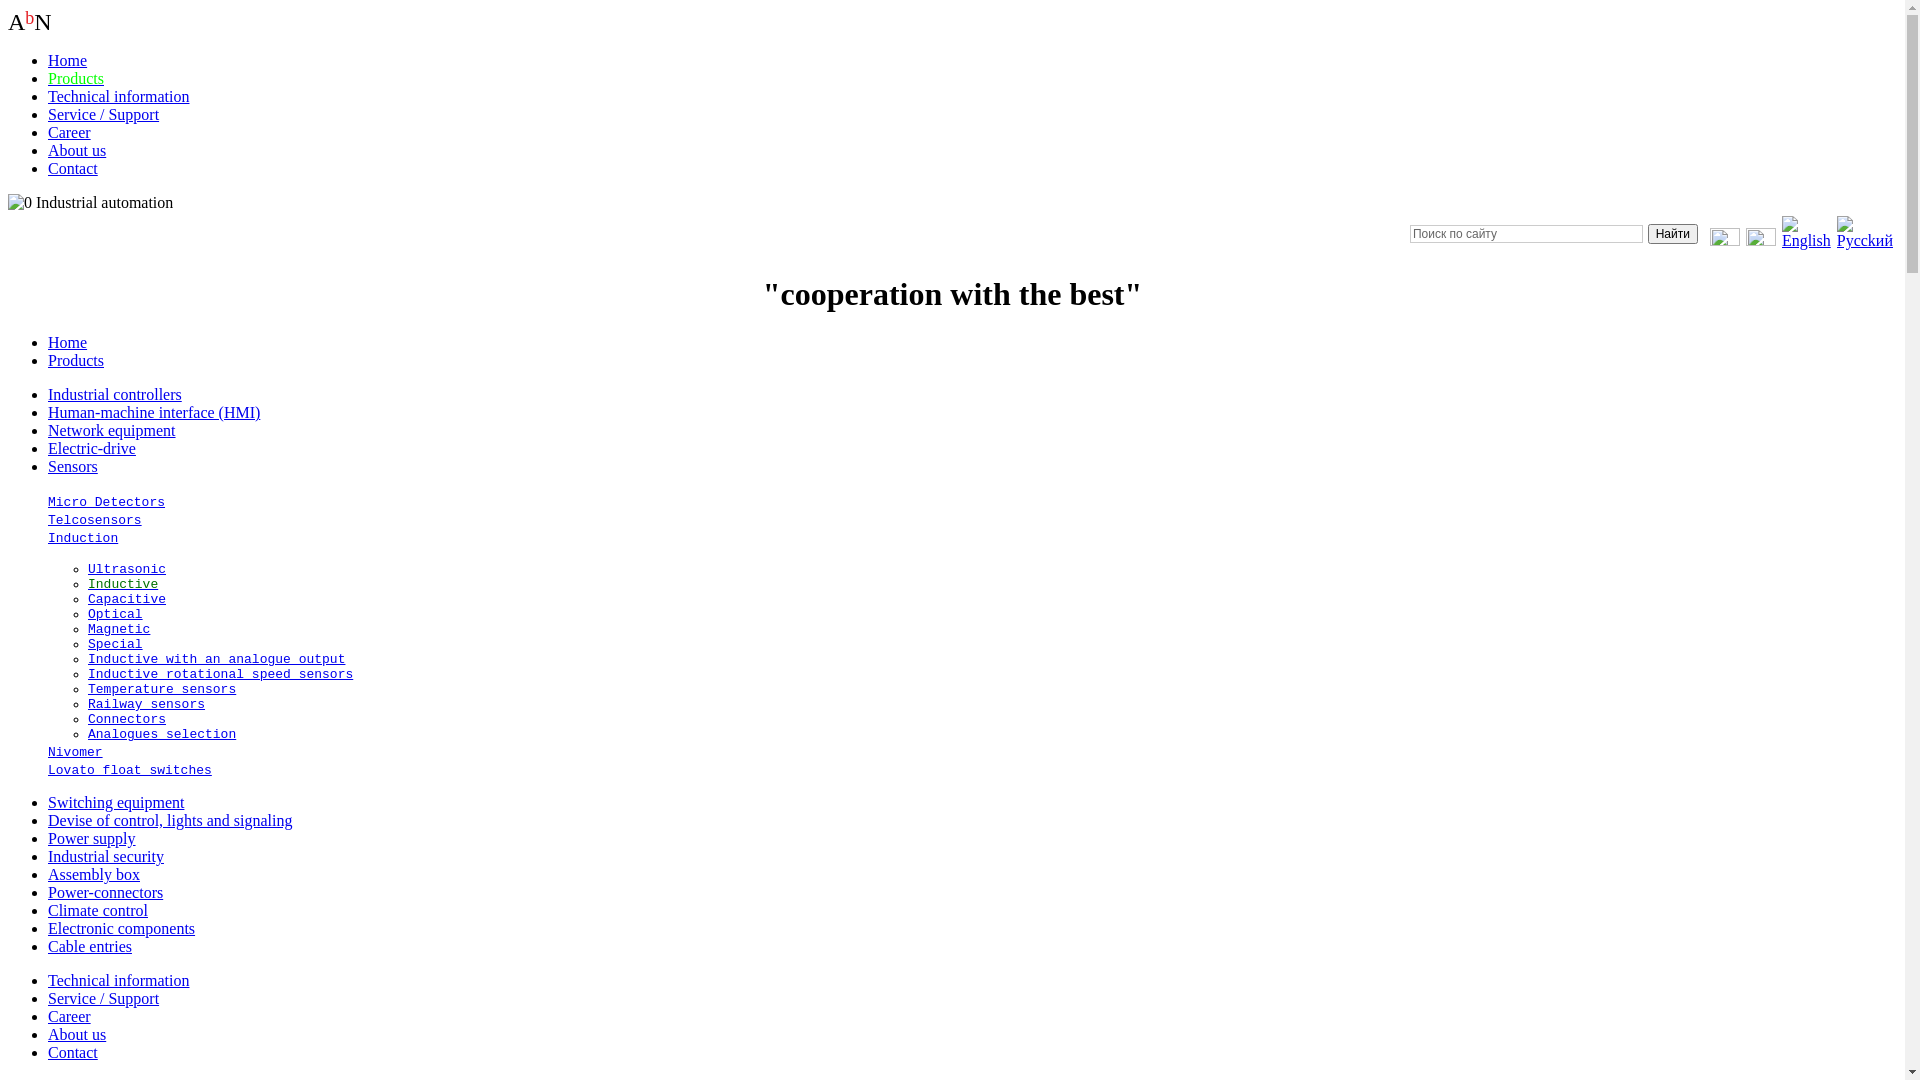 The image size is (1920, 1080). Describe the element at coordinates (67, 341) in the screenshot. I see `'Home'` at that location.